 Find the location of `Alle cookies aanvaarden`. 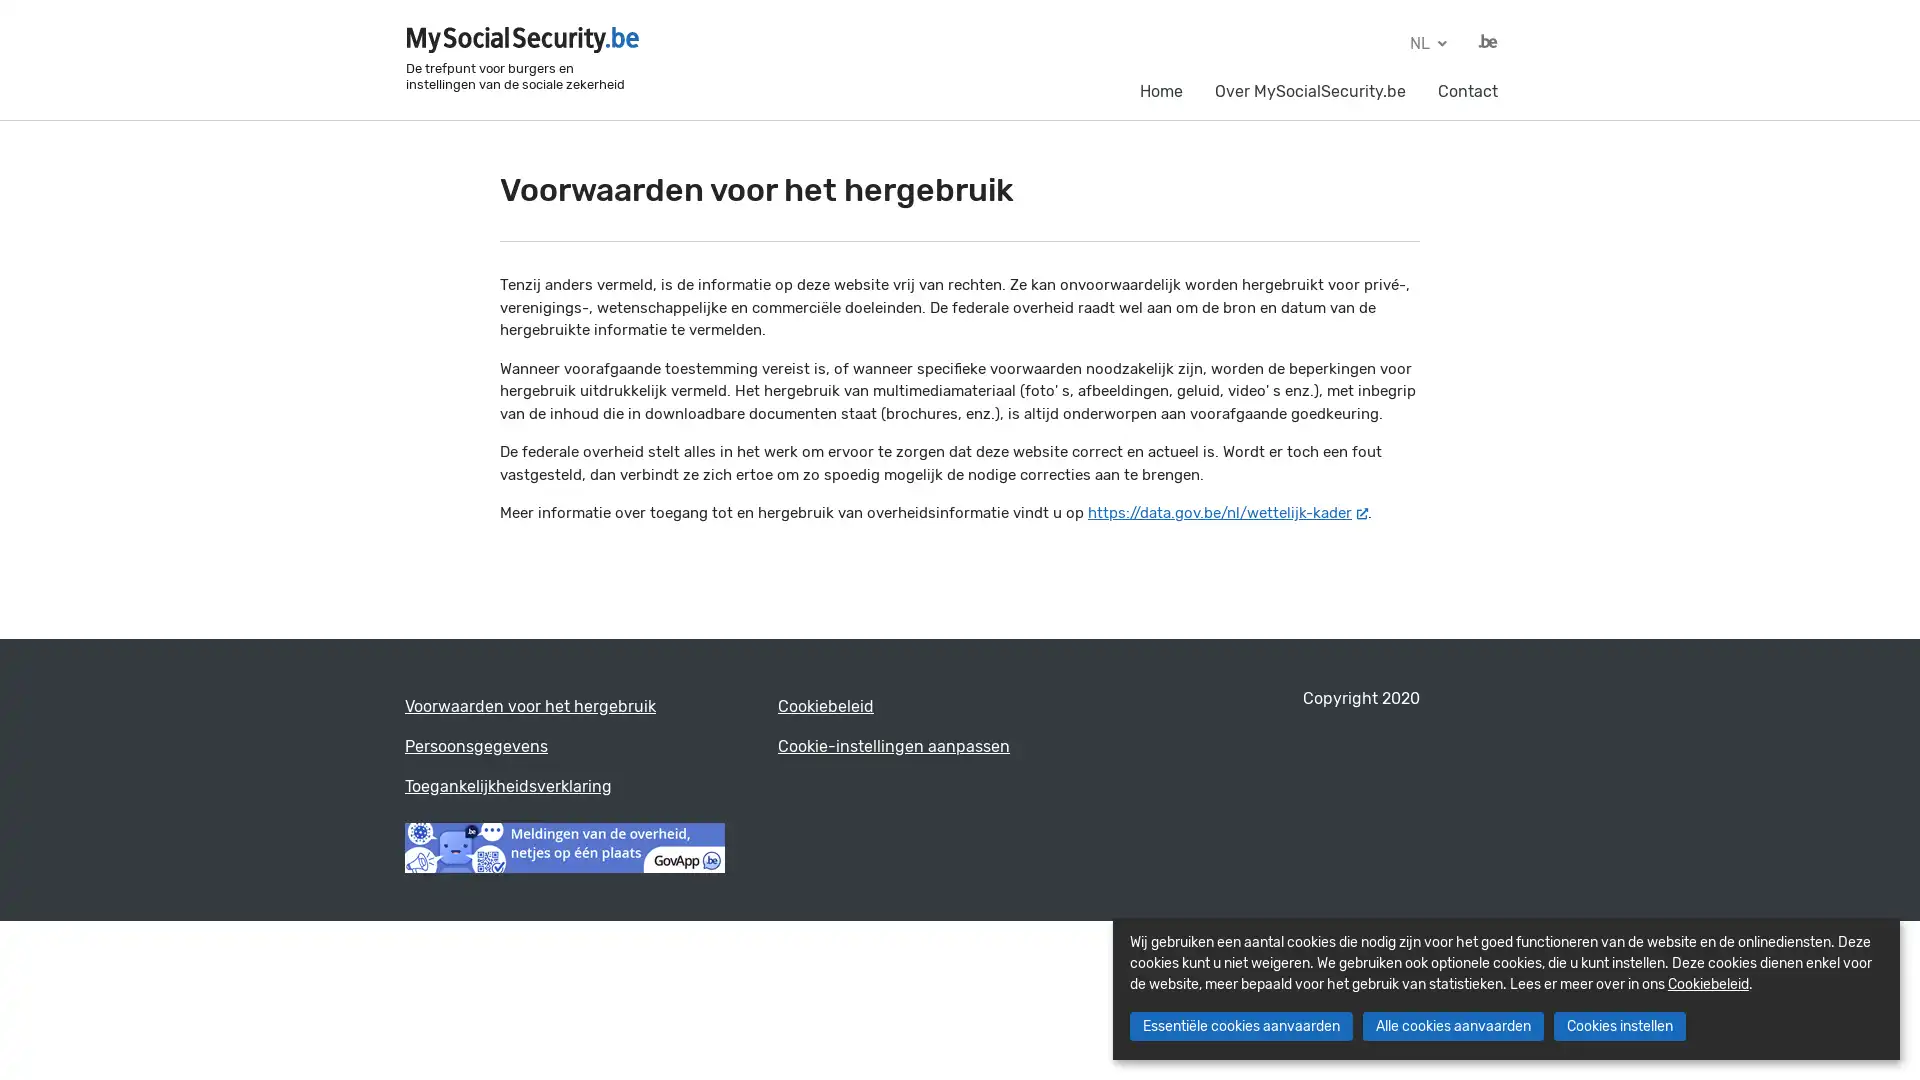

Alle cookies aanvaarden is located at coordinates (1452, 1026).